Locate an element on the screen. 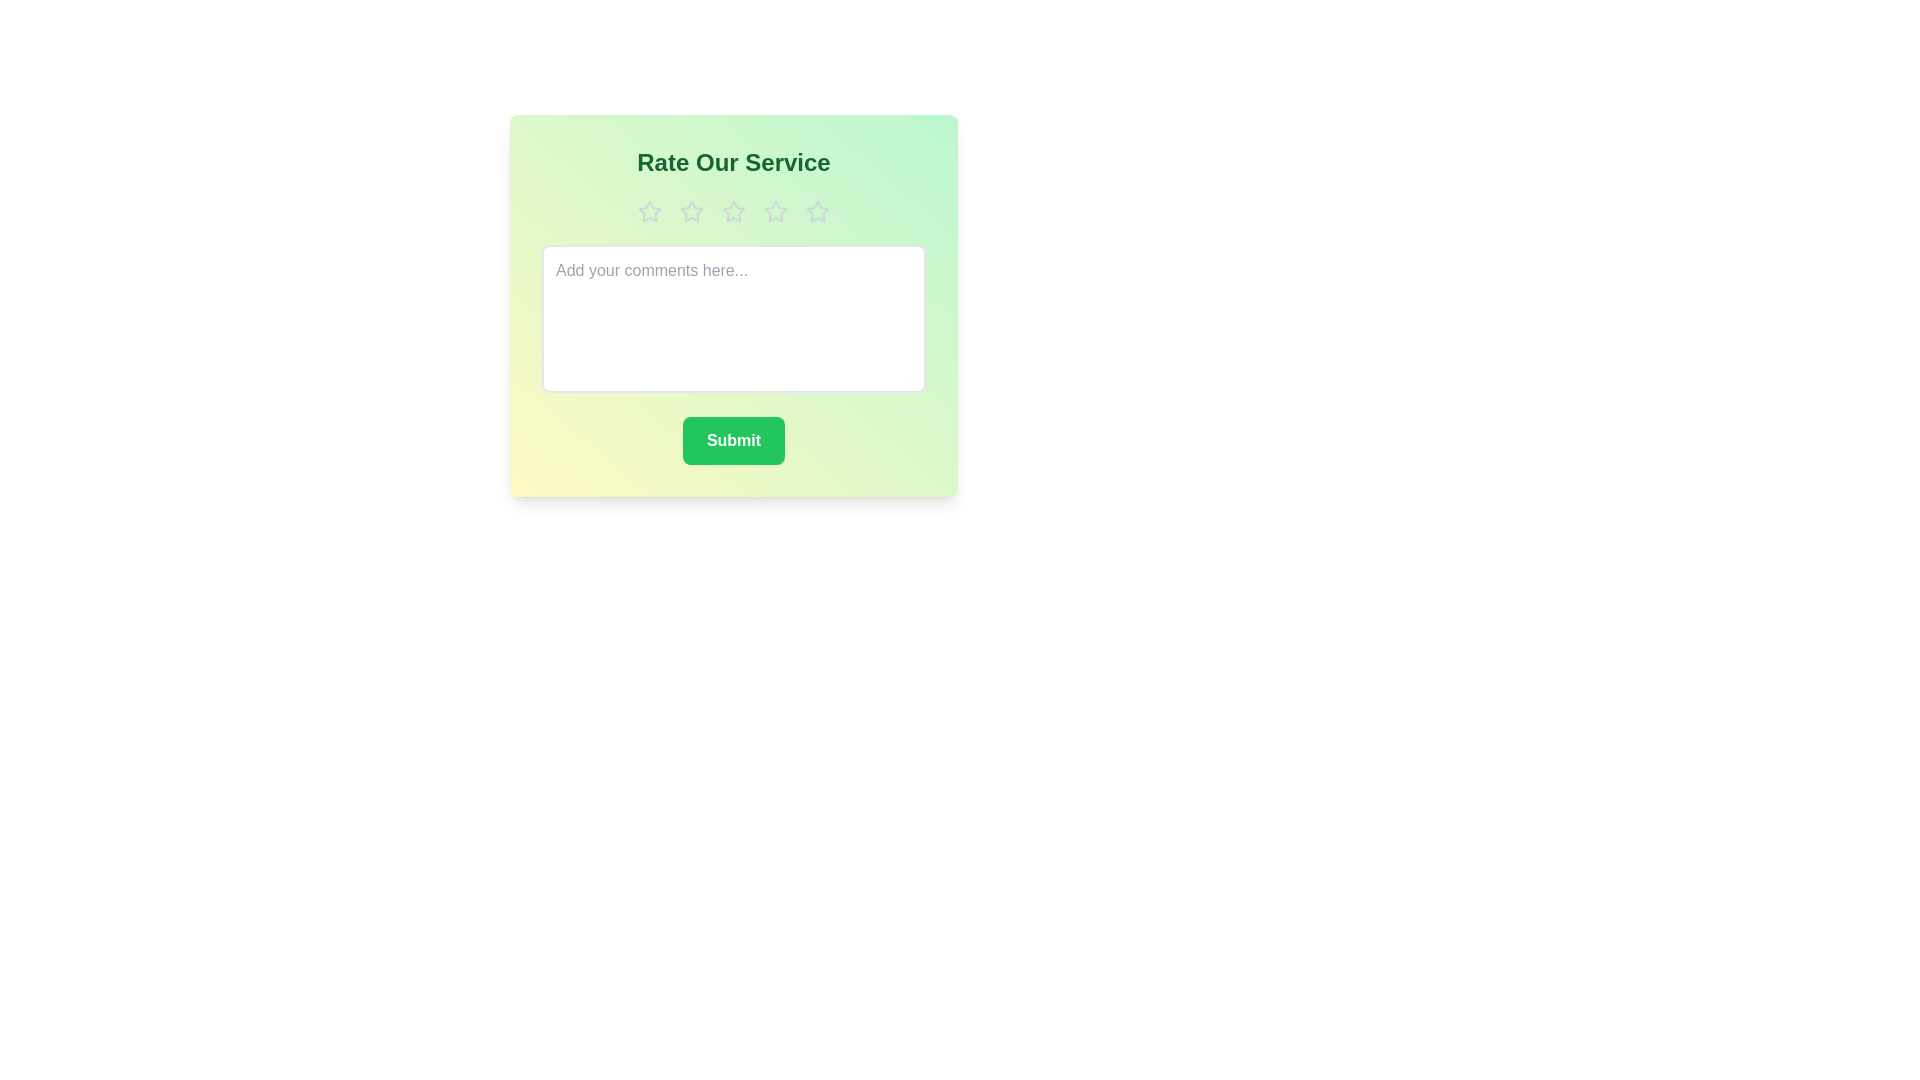  the star representing the rating 3 is located at coordinates (733, 212).